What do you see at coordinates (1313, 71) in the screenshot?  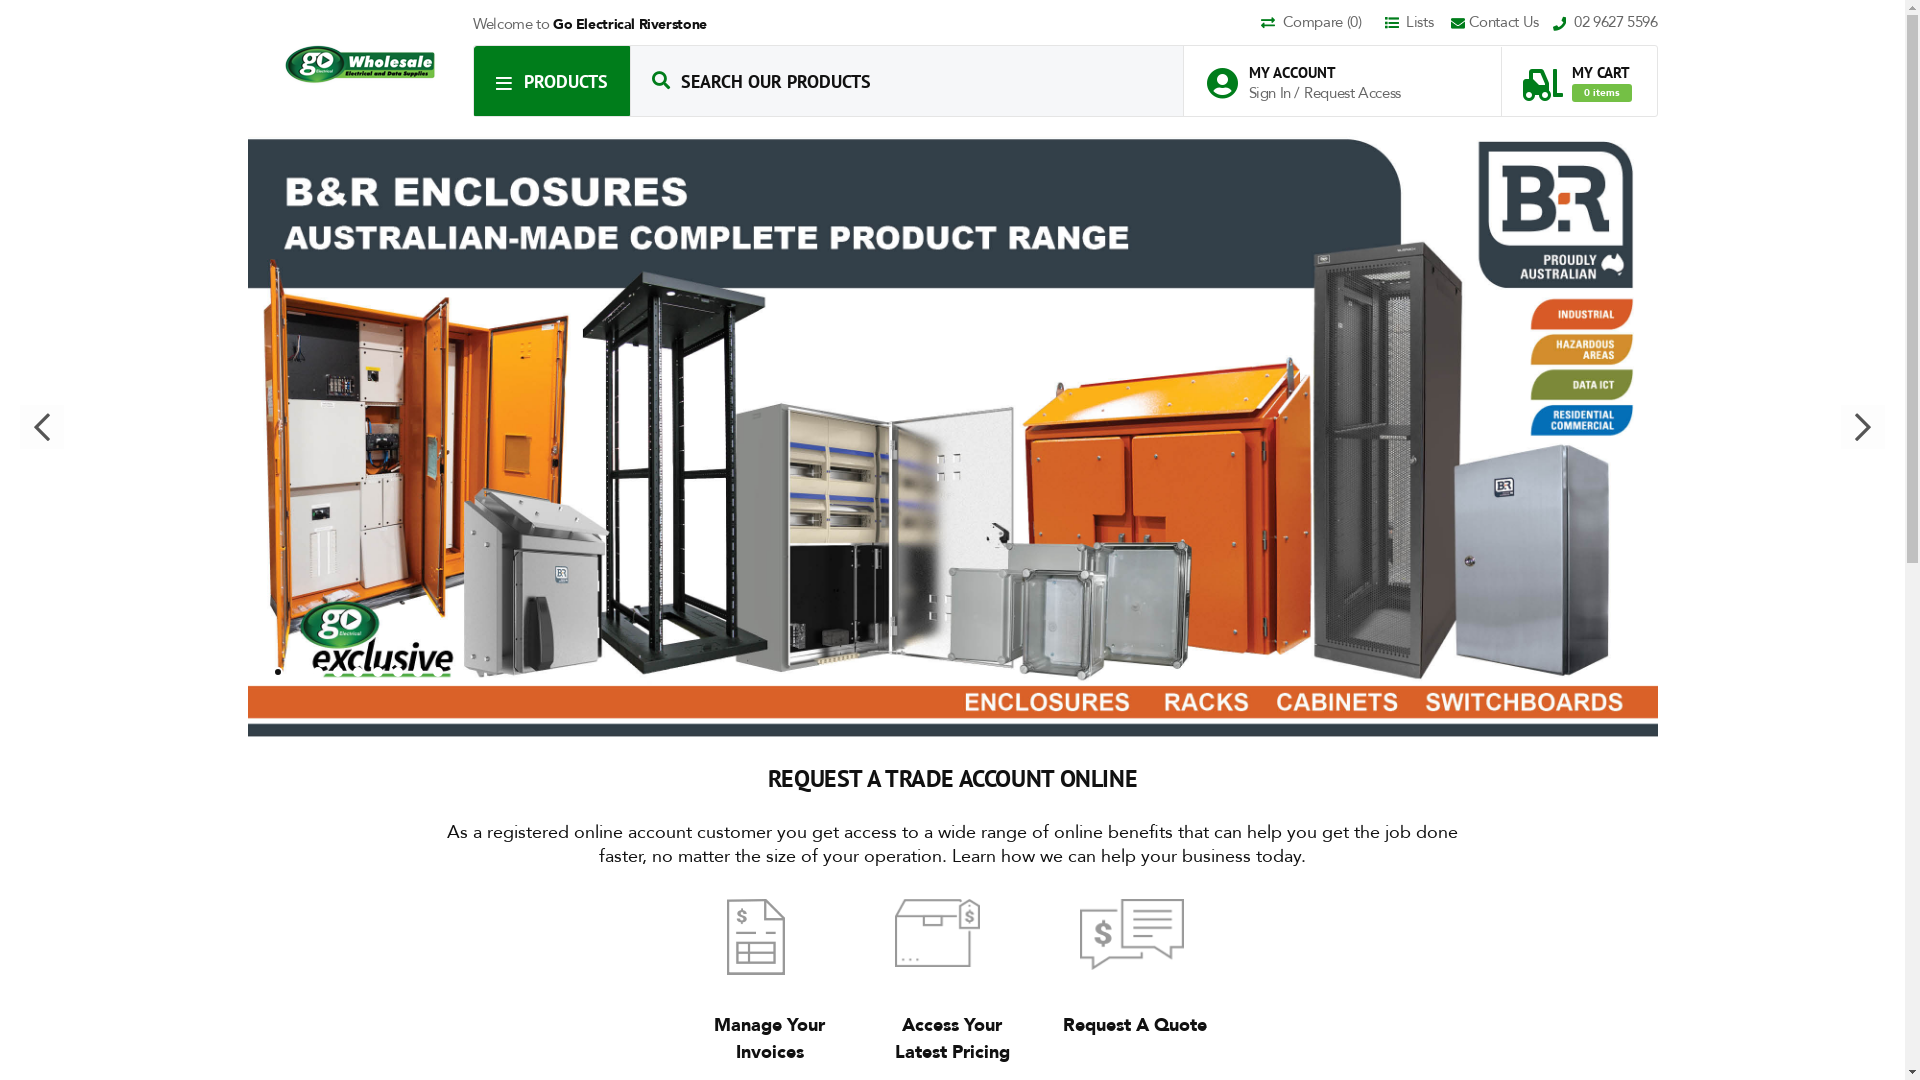 I see `'MY ACCOUNT'` at bounding box center [1313, 71].